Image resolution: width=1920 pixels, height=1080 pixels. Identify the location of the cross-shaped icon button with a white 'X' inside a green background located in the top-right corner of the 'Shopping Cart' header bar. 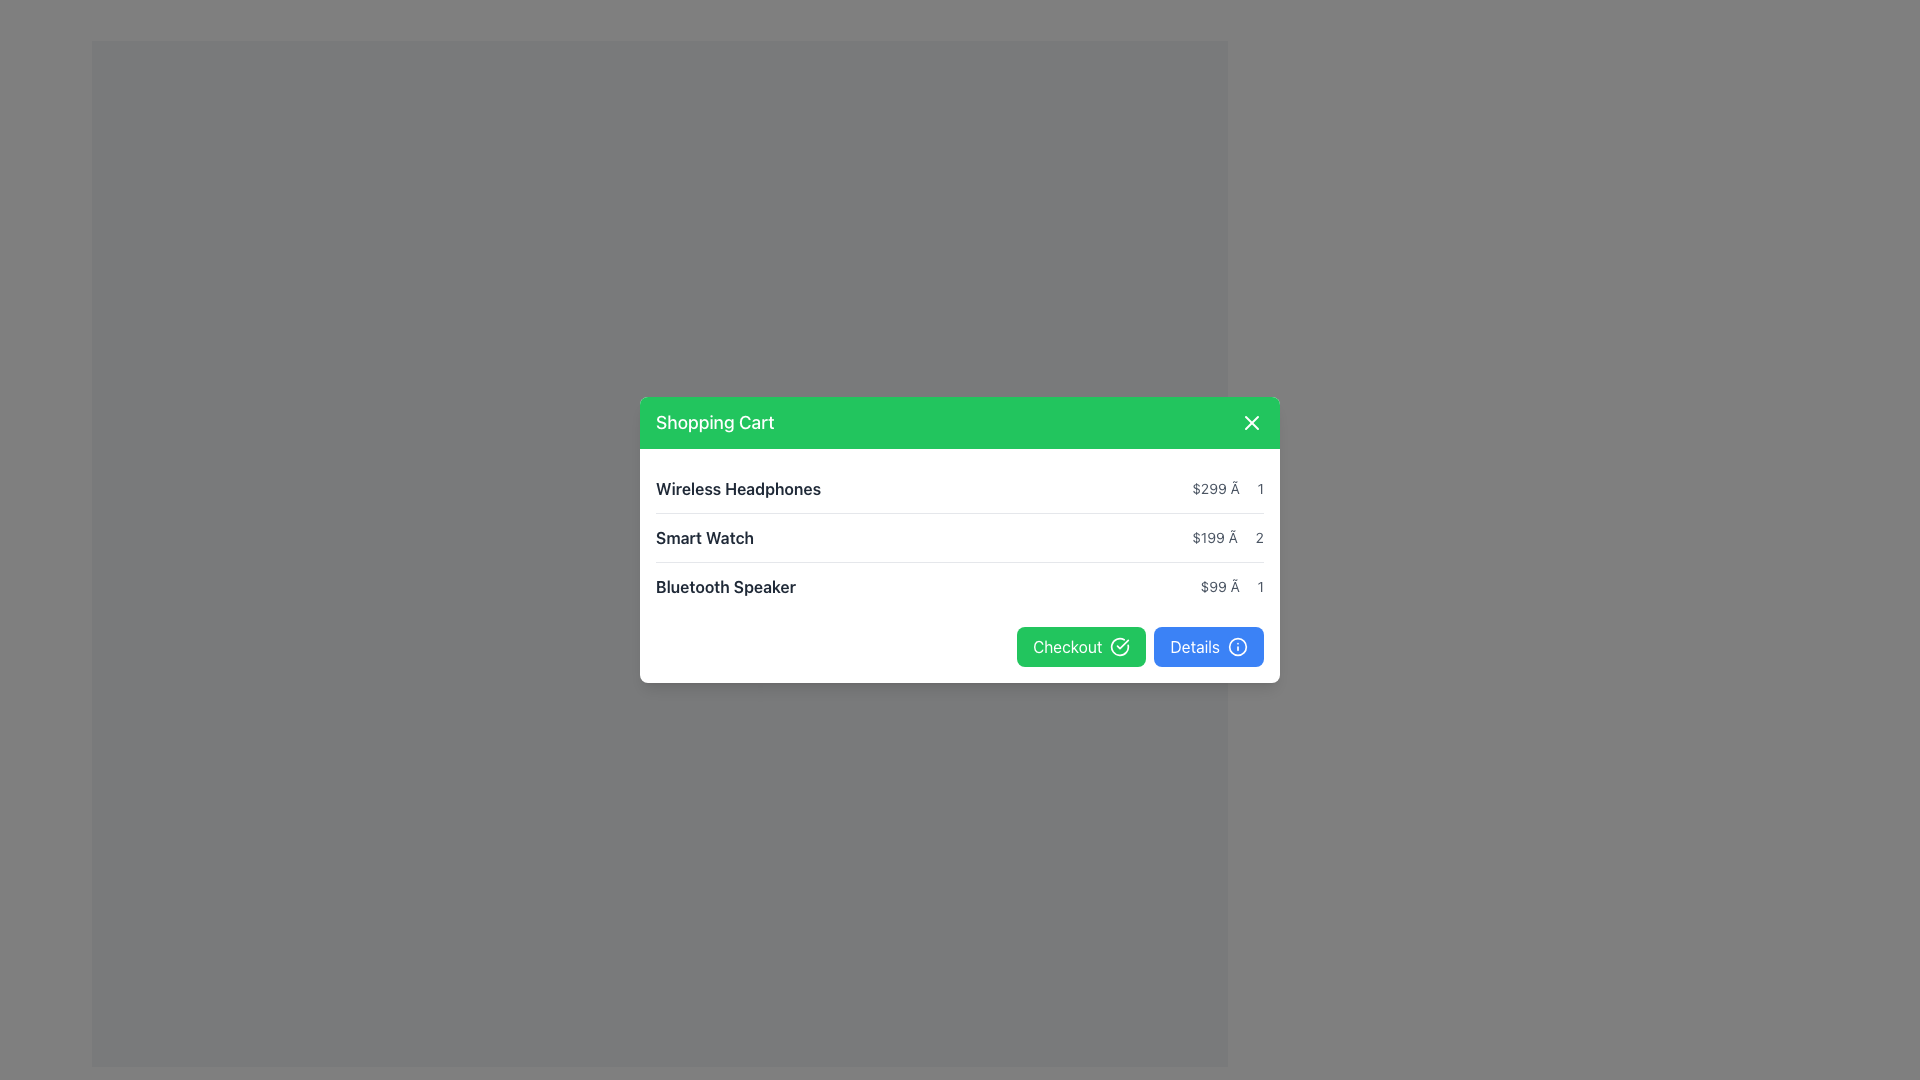
(1251, 422).